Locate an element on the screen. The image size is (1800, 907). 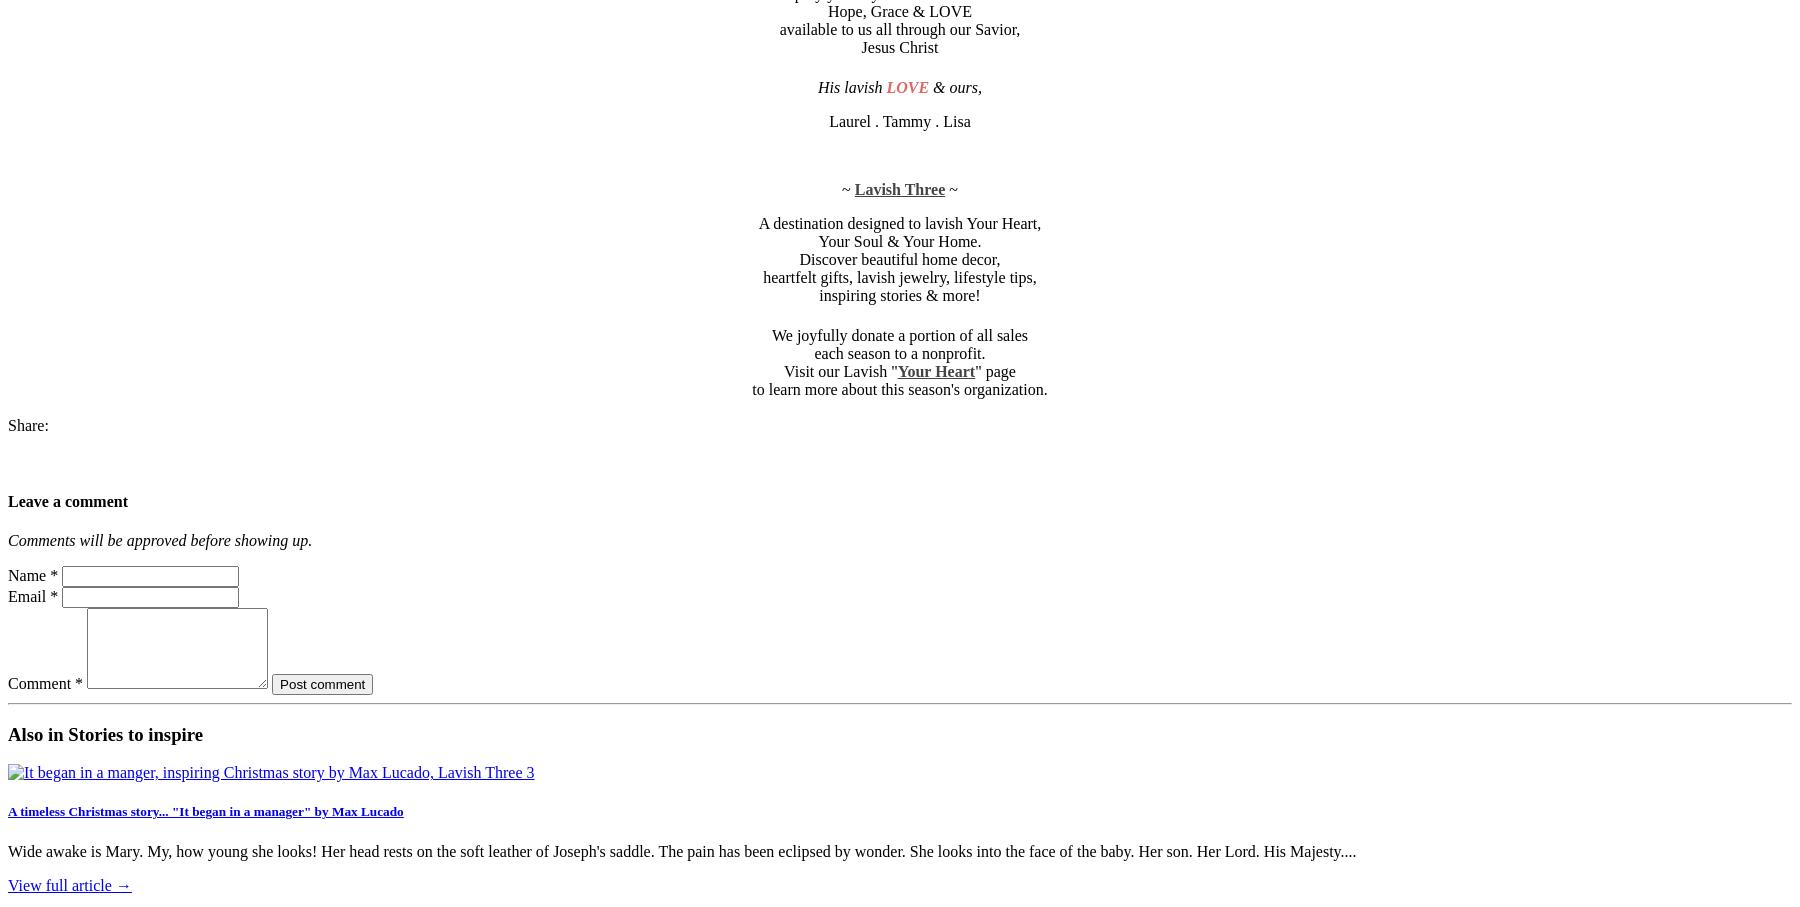
'A destination designed to lavish Your Heart,' is located at coordinates (899, 223).